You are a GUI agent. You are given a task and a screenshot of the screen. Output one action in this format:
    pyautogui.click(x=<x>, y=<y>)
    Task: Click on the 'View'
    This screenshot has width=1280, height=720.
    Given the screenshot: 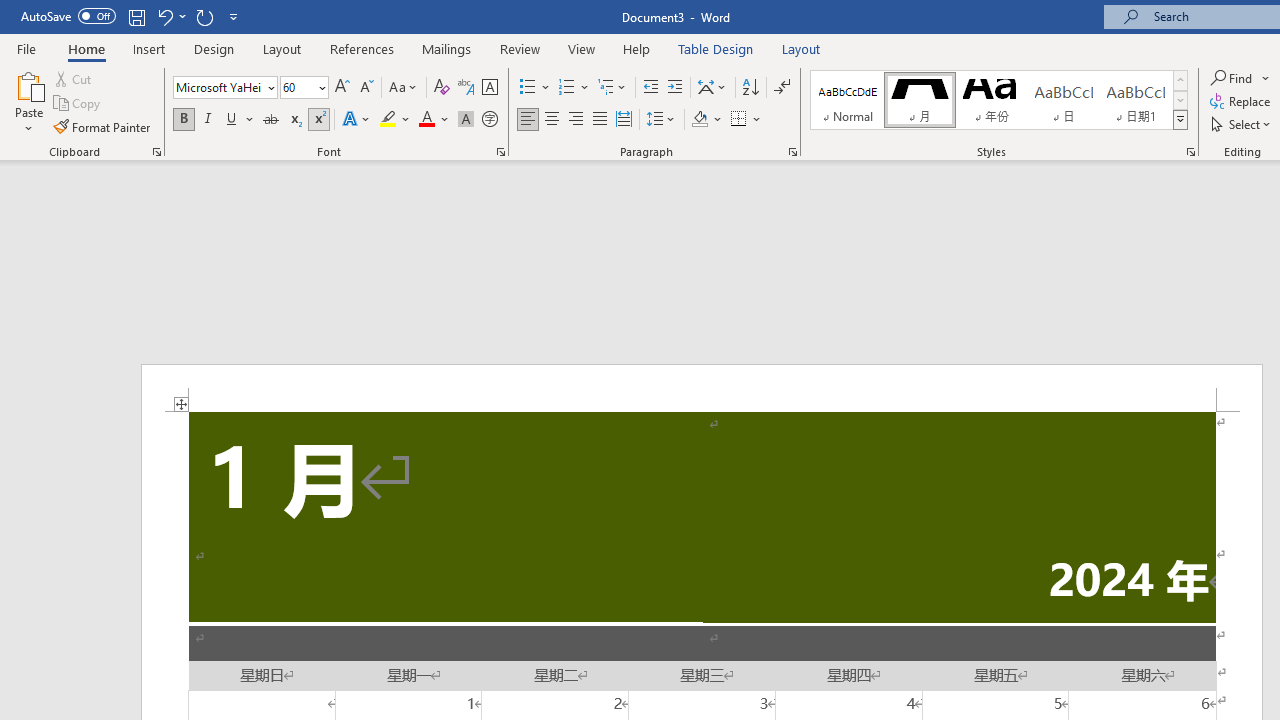 What is the action you would take?
    pyautogui.click(x=581, y=48)
    